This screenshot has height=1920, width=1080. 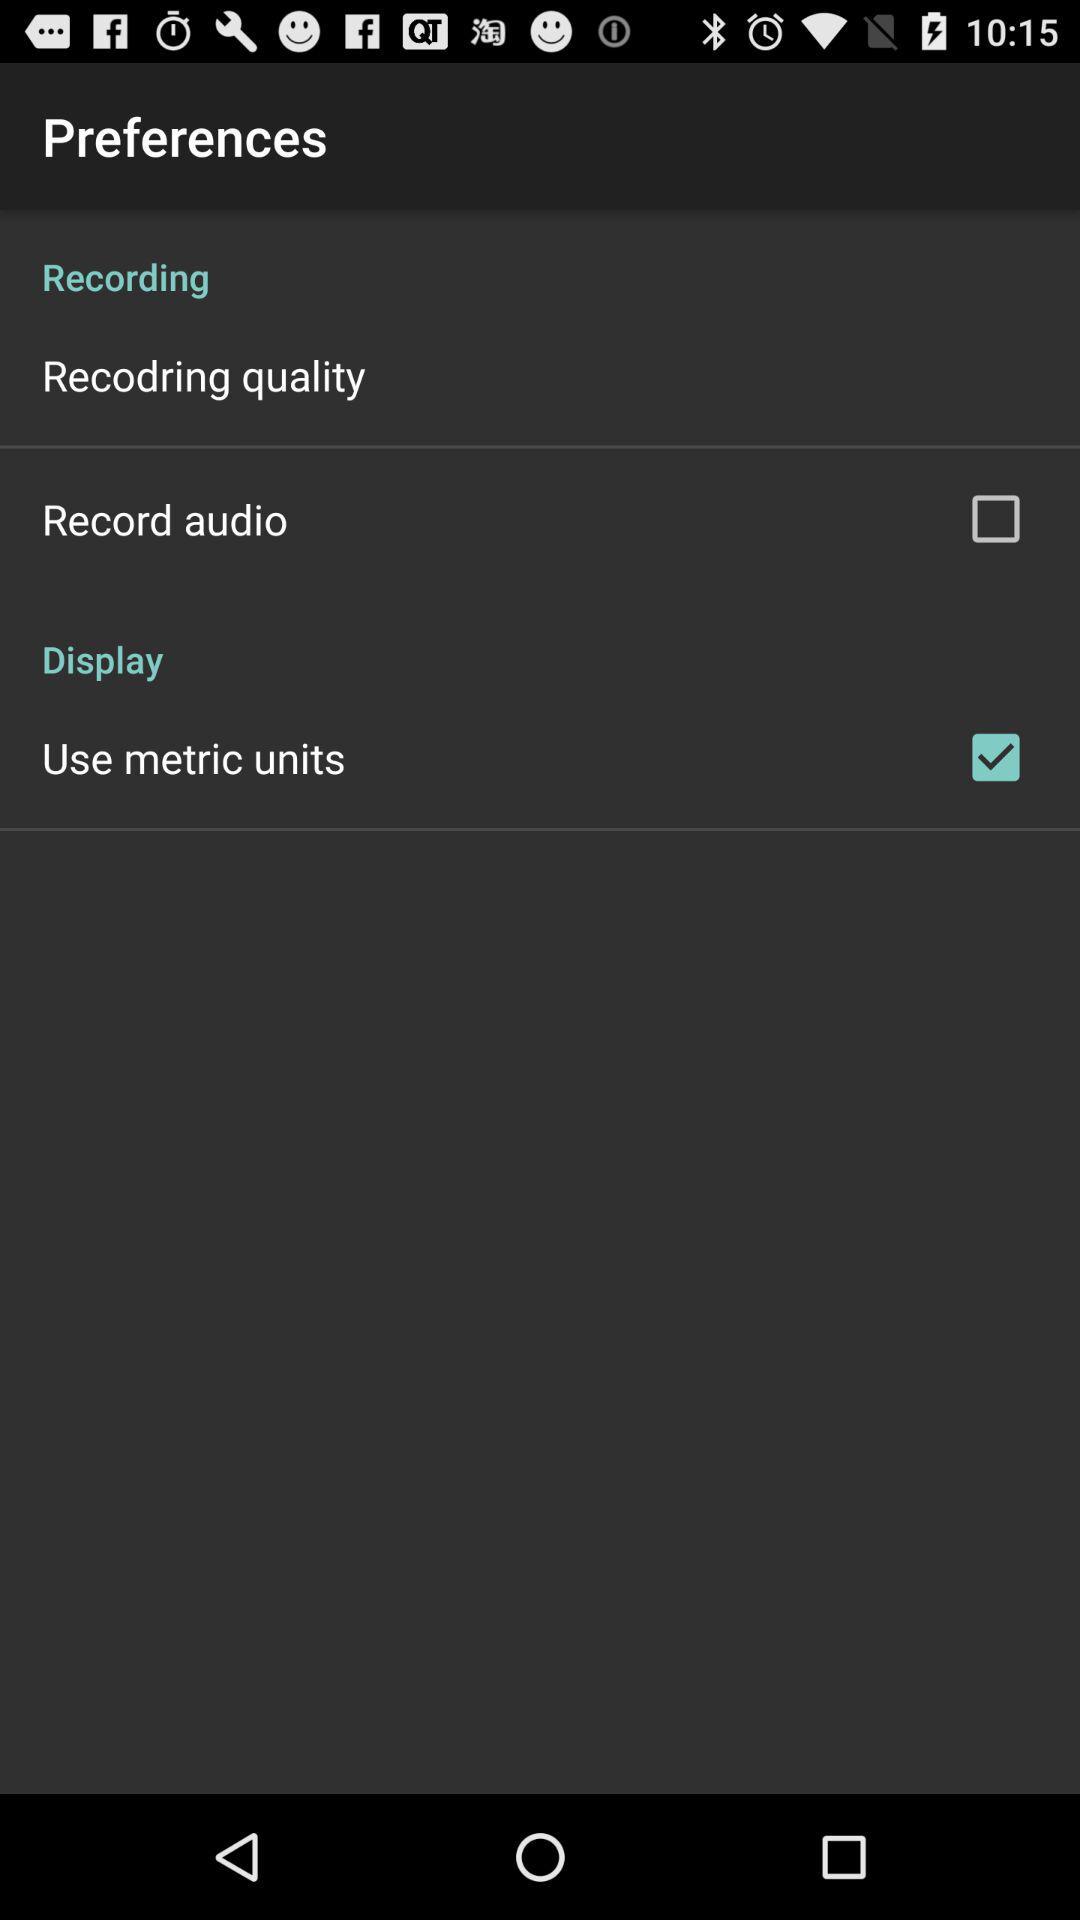 I want to click on the icon on the left, so click(x=193, y=756).